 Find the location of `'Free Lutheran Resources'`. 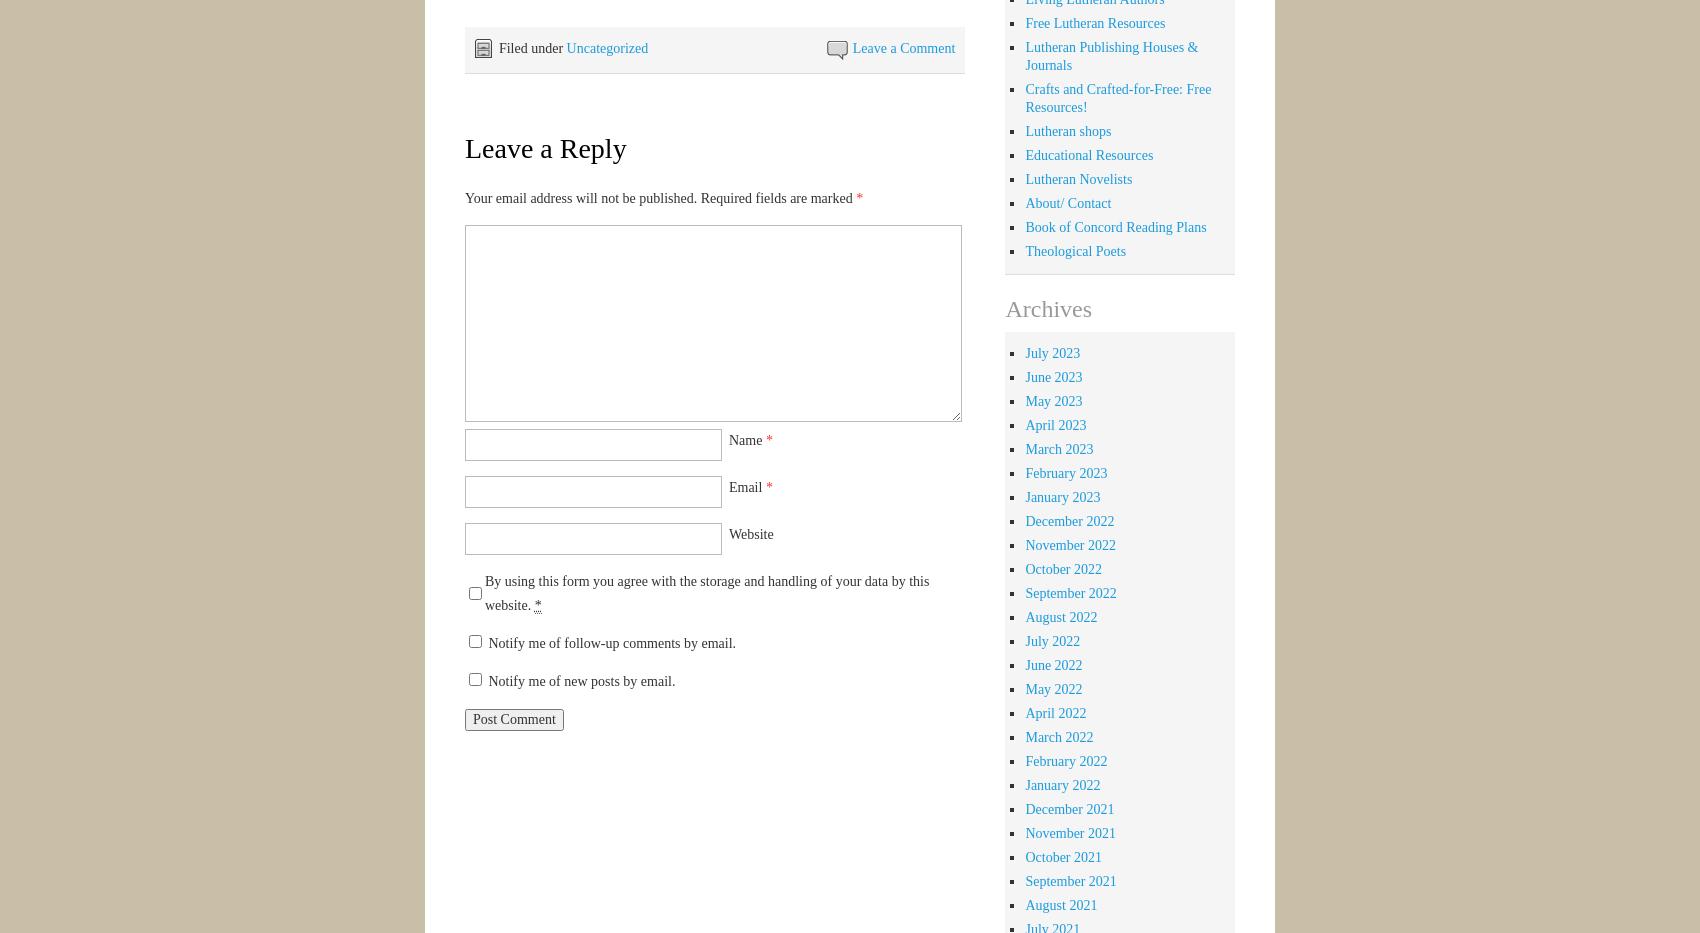

'Free Lutheran Resources' is located at coordinates (1094, 21).